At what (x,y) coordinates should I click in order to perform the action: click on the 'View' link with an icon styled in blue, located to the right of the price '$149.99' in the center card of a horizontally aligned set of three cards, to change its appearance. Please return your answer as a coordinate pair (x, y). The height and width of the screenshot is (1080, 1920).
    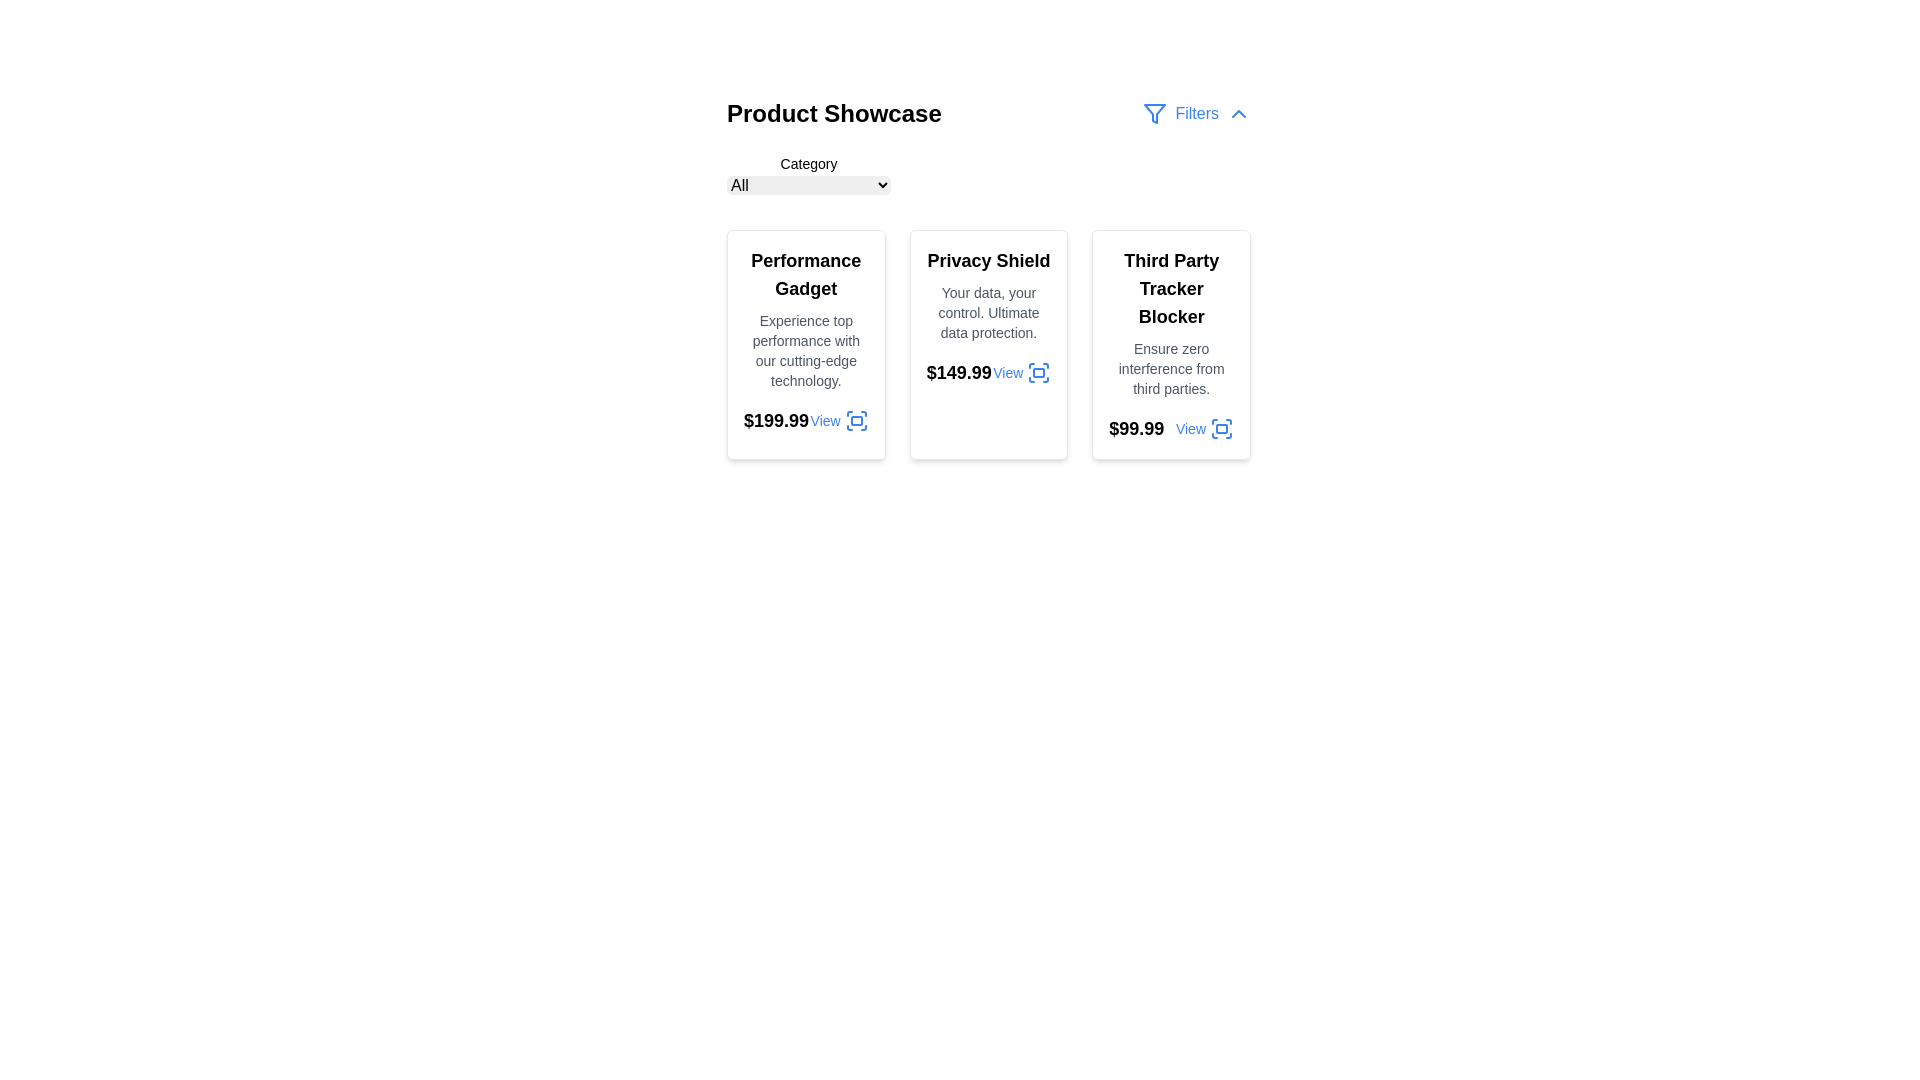
    Looking at the image, I should click on (1022, 373).